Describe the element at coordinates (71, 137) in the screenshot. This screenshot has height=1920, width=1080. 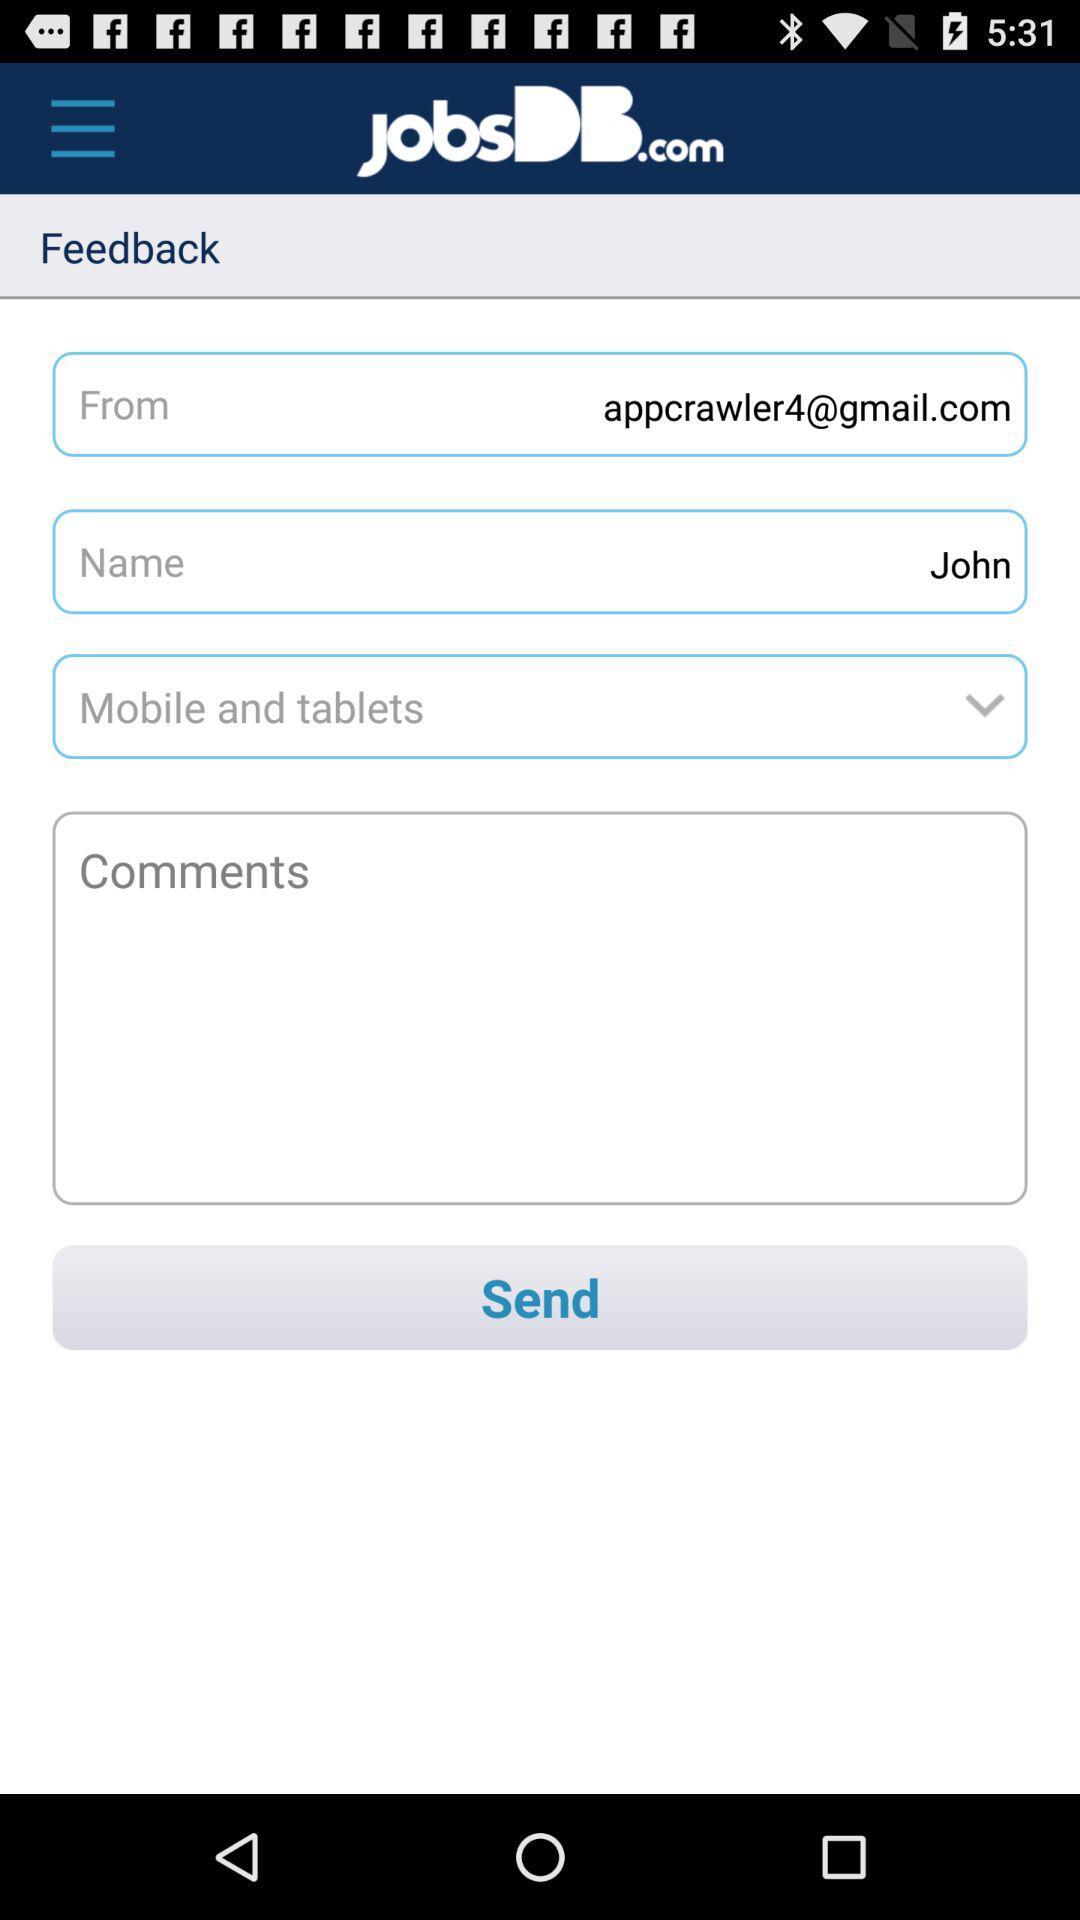
I see `the menu icon` at that location.